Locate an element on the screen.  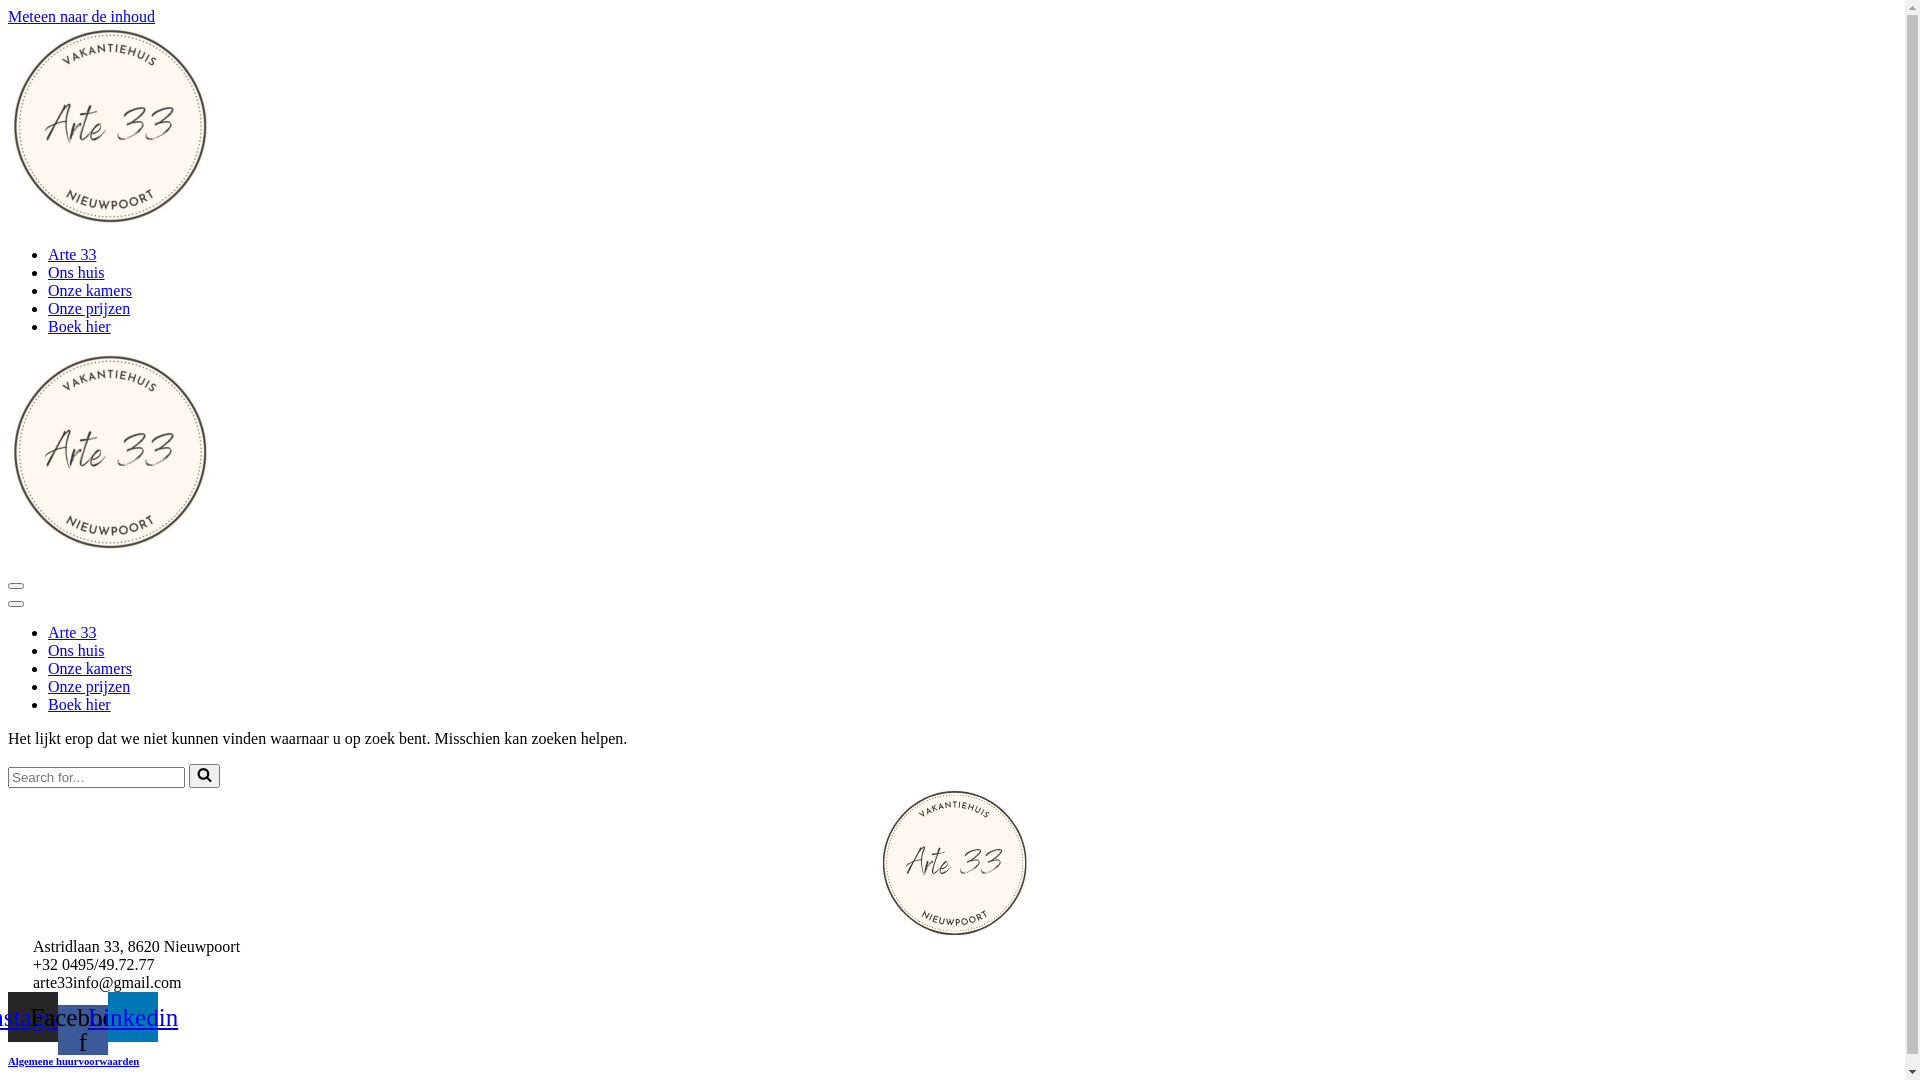
'Navigatie Menu' is located at coordinates (15, 585).